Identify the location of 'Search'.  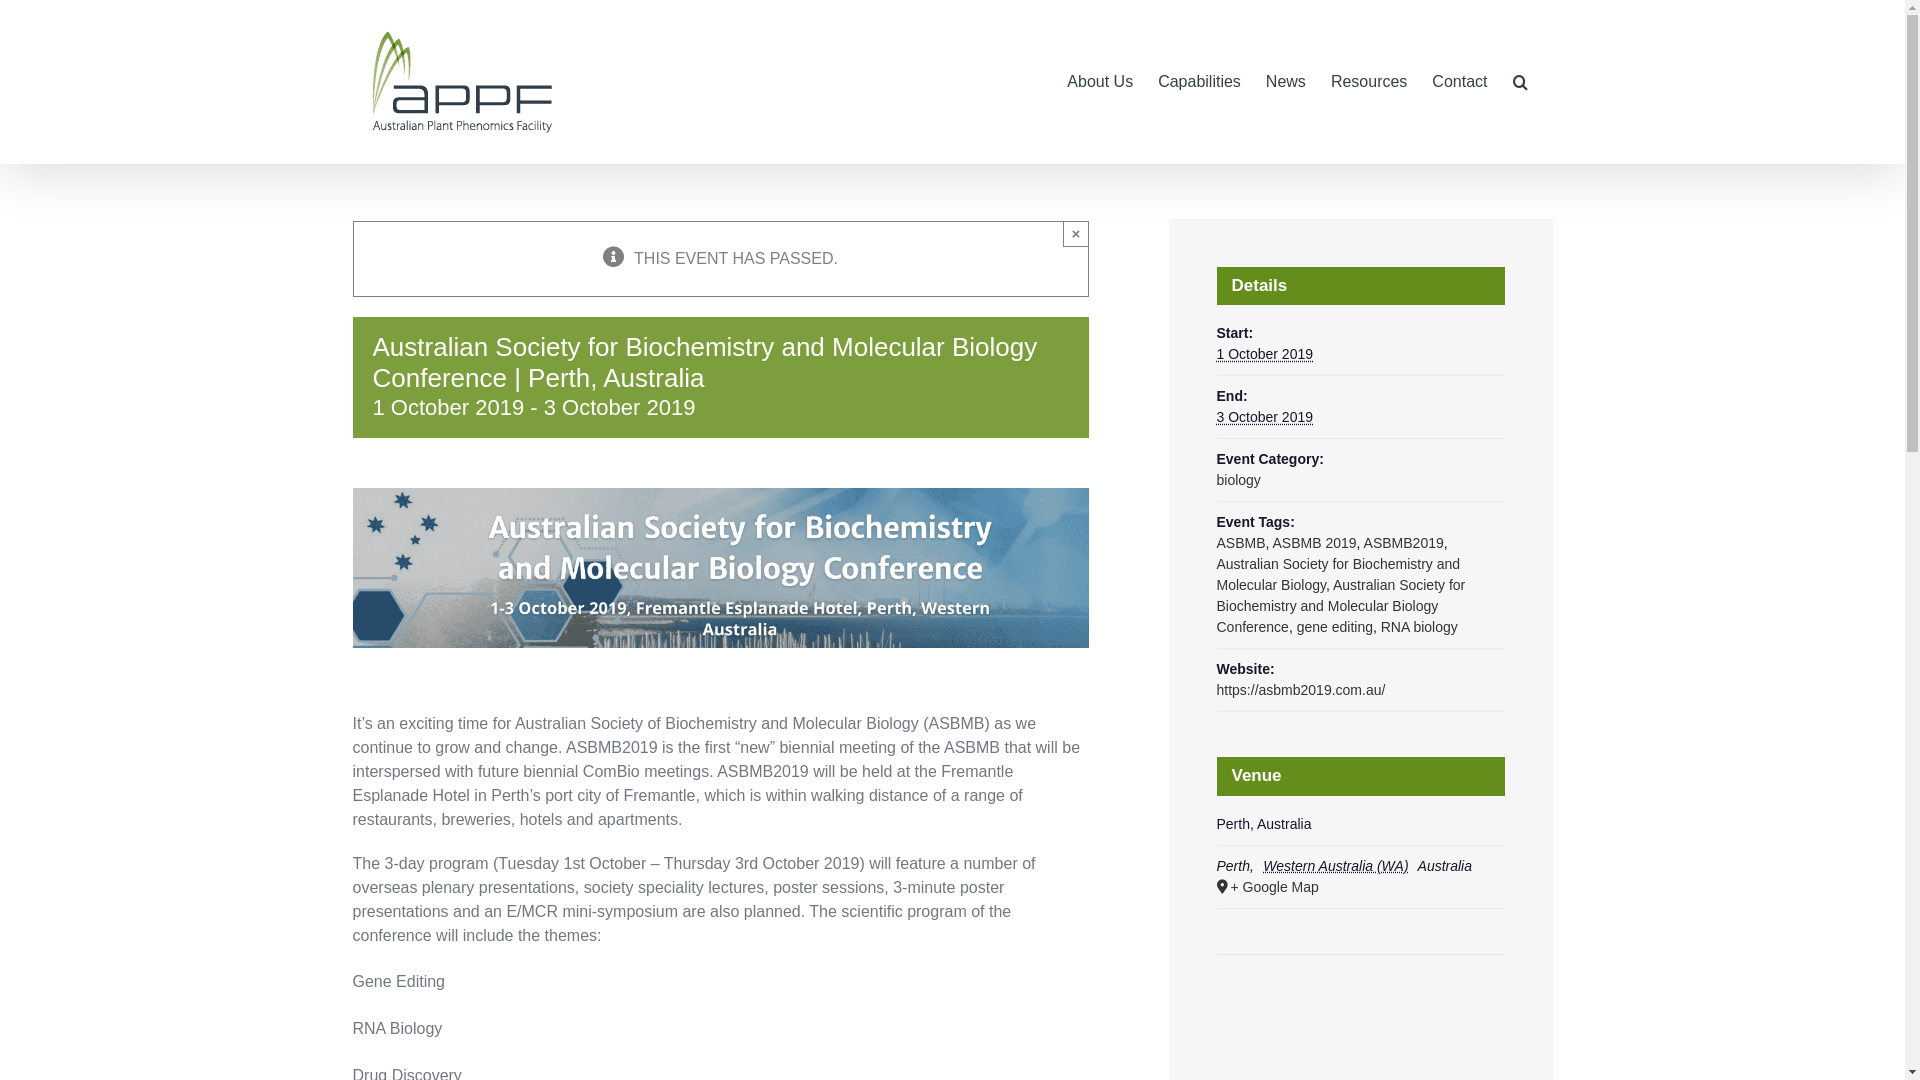
(1519, 80).